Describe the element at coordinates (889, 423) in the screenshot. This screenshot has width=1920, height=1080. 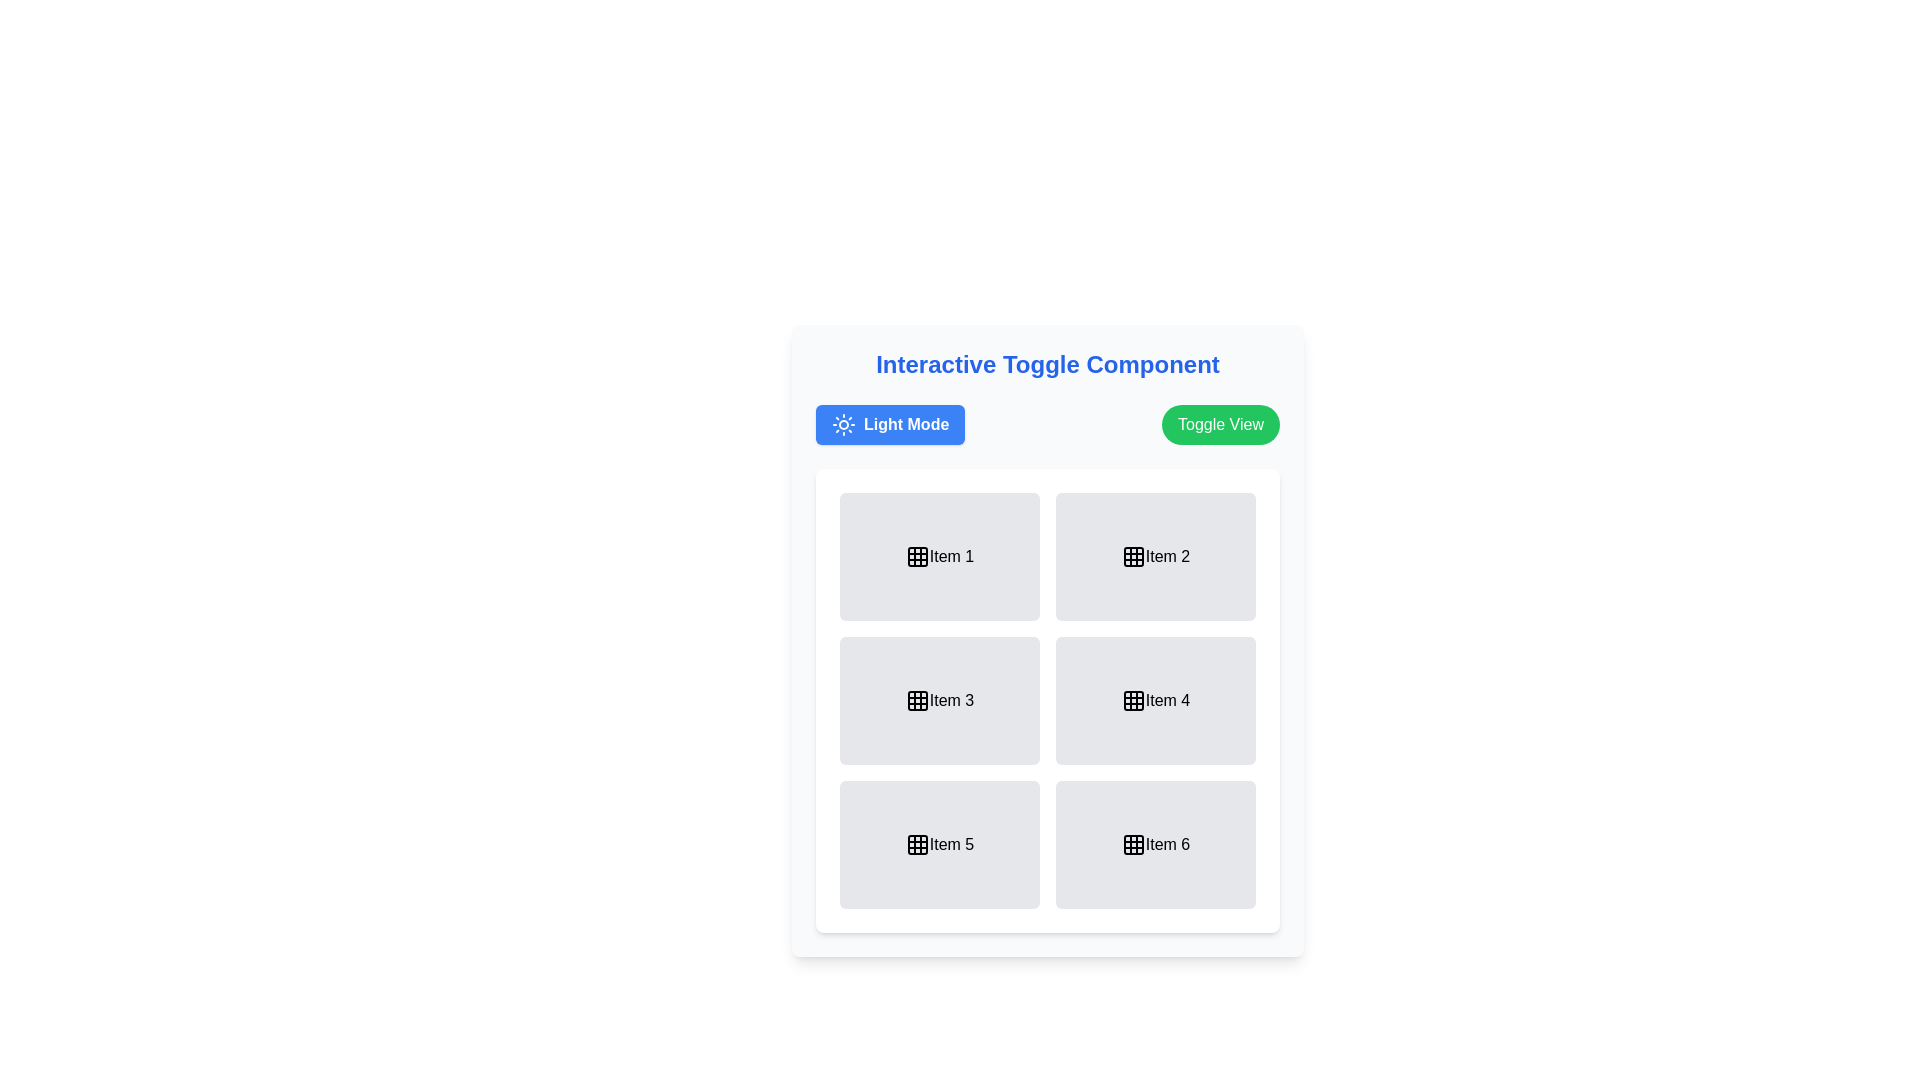
I see `the blue 'Light Mode' button with a sun icon` at that location.